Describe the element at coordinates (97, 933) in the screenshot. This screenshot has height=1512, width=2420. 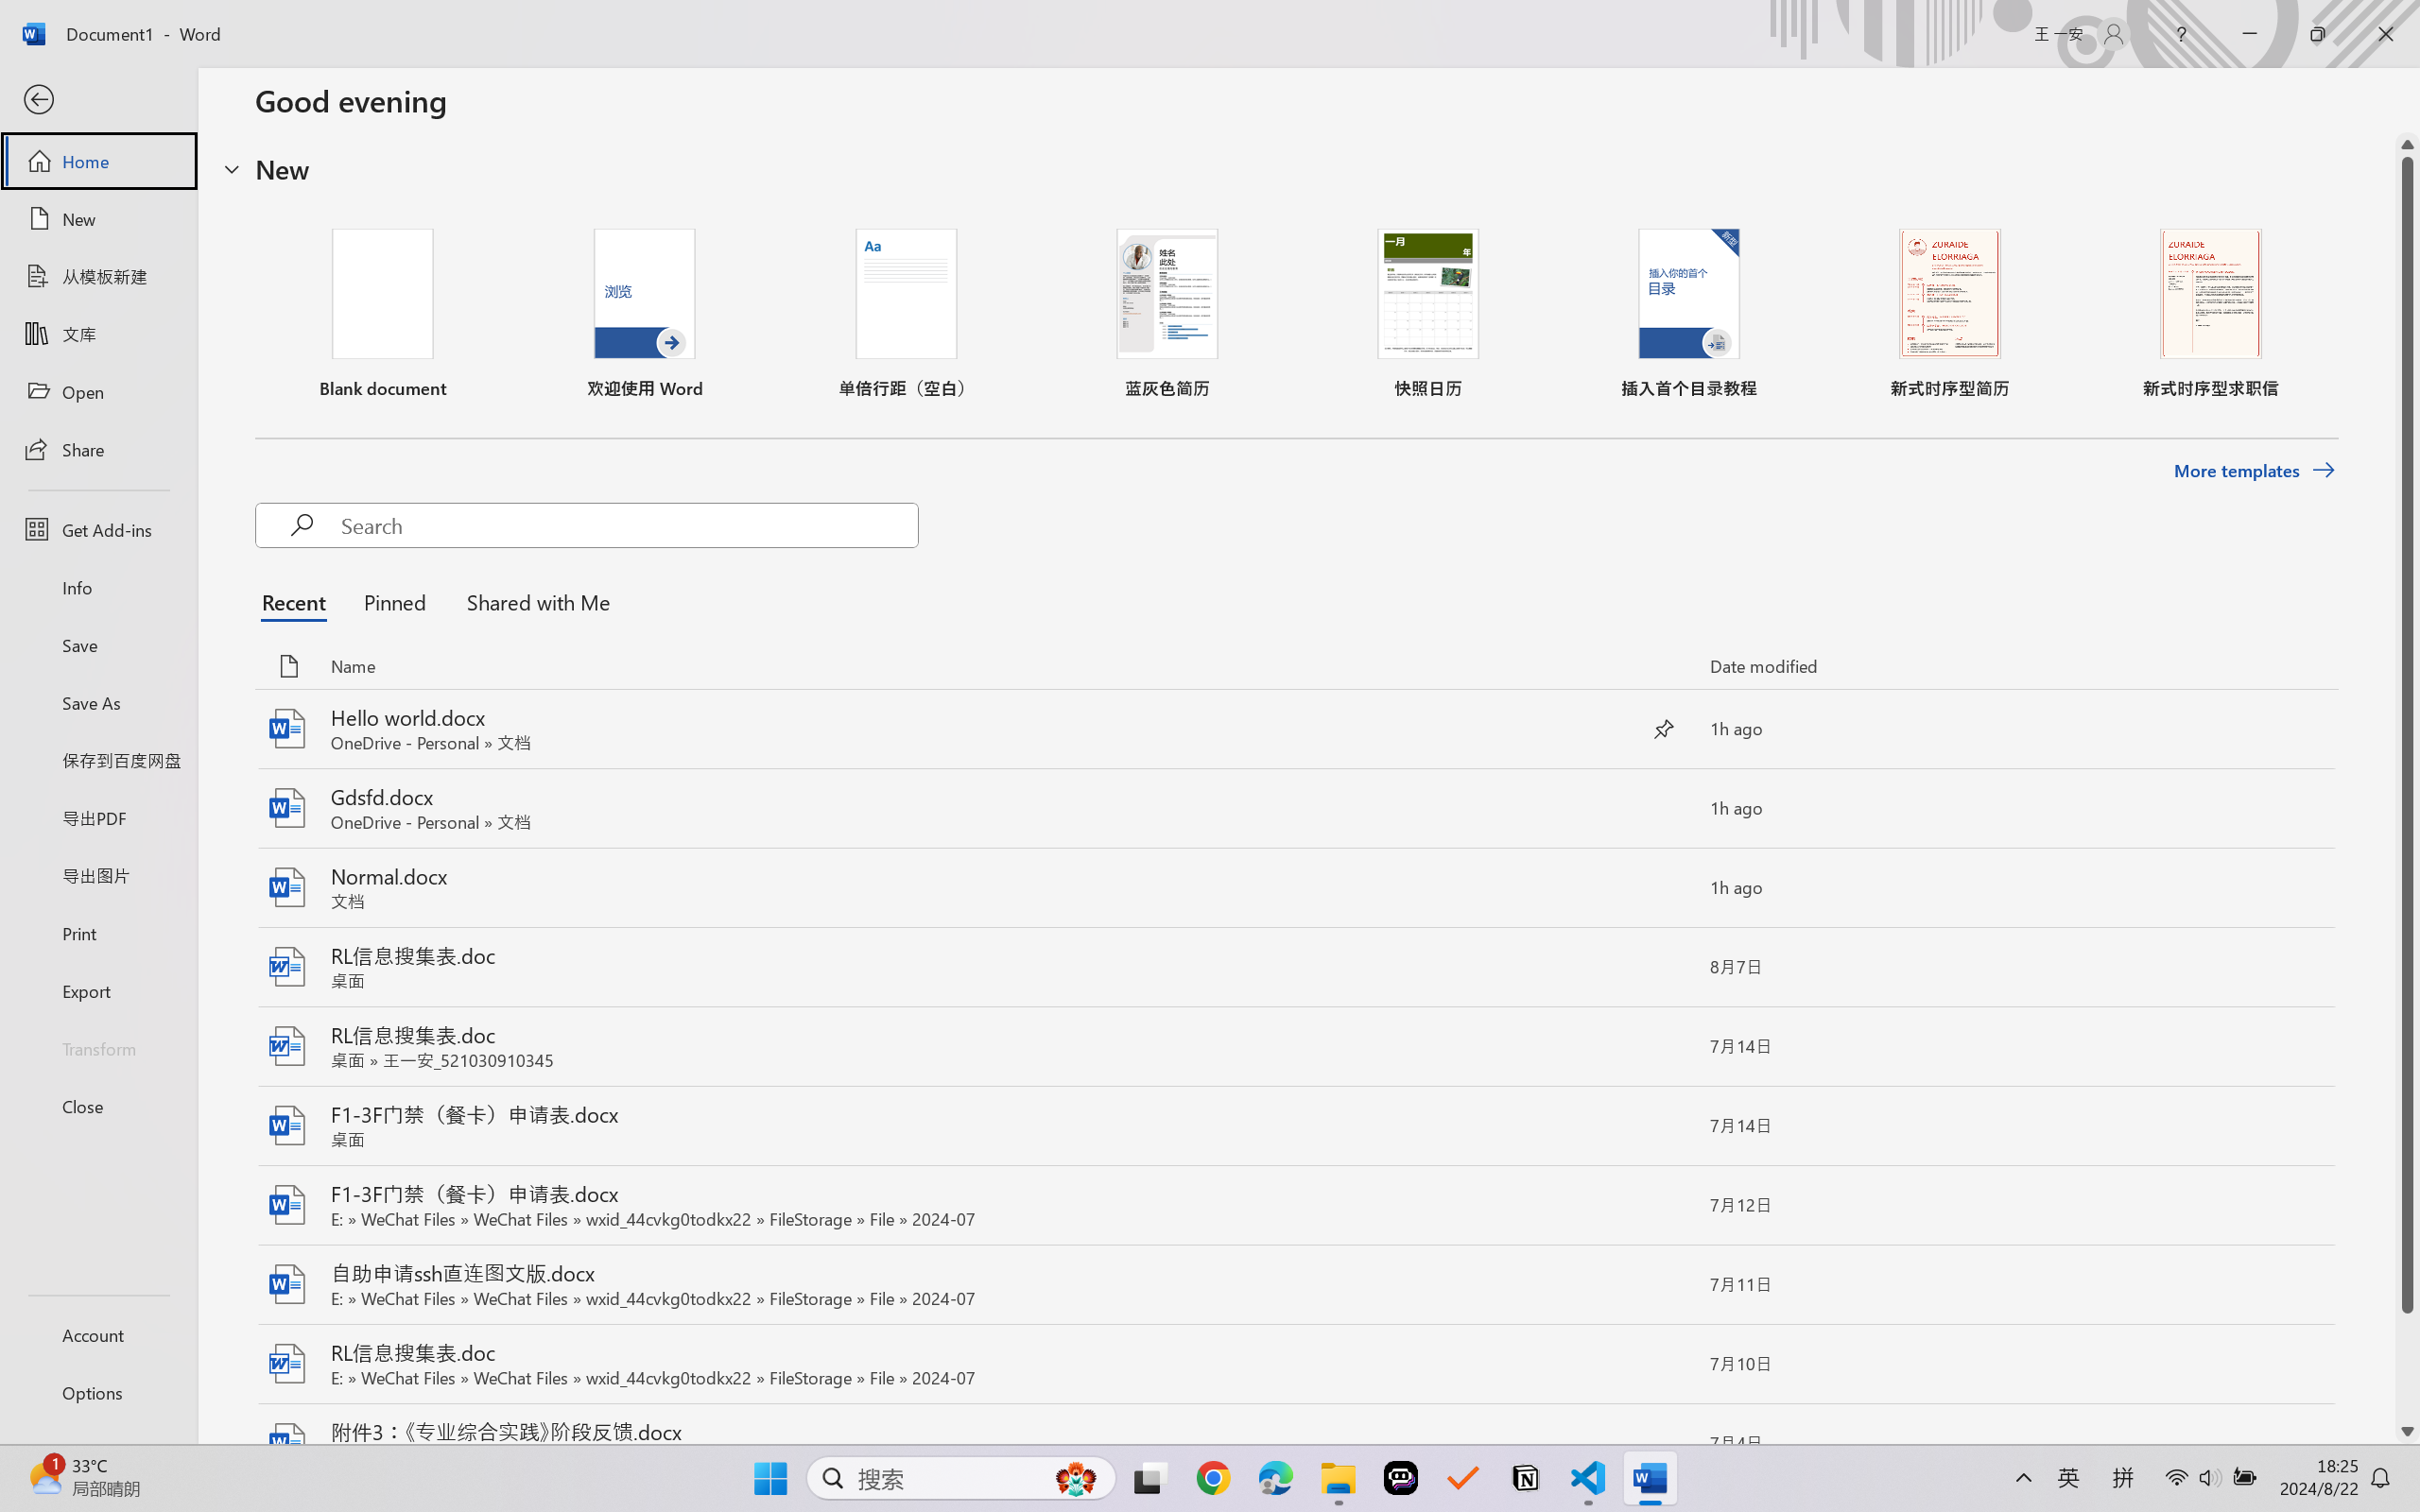
I see `'Print'` at that location.